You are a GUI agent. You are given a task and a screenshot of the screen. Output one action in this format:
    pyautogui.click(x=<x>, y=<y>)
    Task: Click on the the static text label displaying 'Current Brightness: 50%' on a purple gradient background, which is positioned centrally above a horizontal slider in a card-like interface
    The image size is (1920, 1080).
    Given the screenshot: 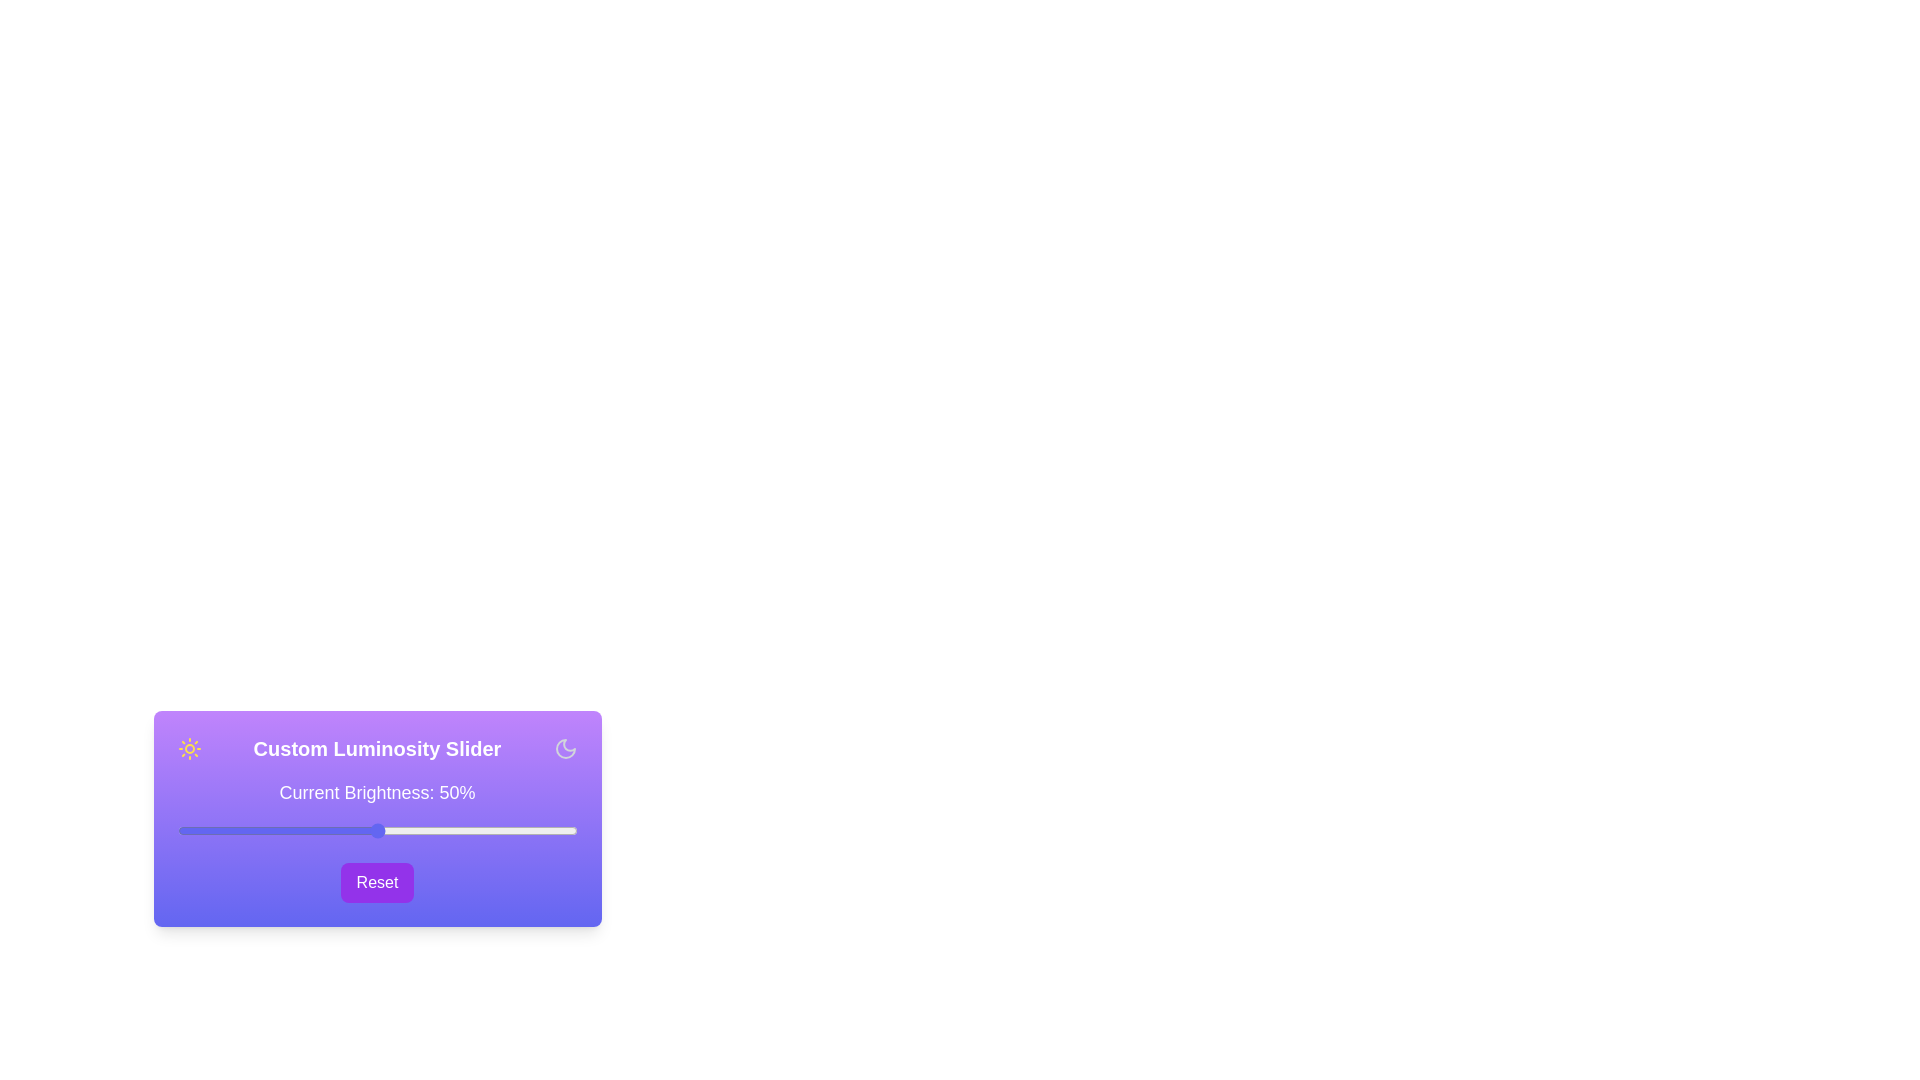 What is the action you would take?
    pyautogui.click(x=377, y=792)
    